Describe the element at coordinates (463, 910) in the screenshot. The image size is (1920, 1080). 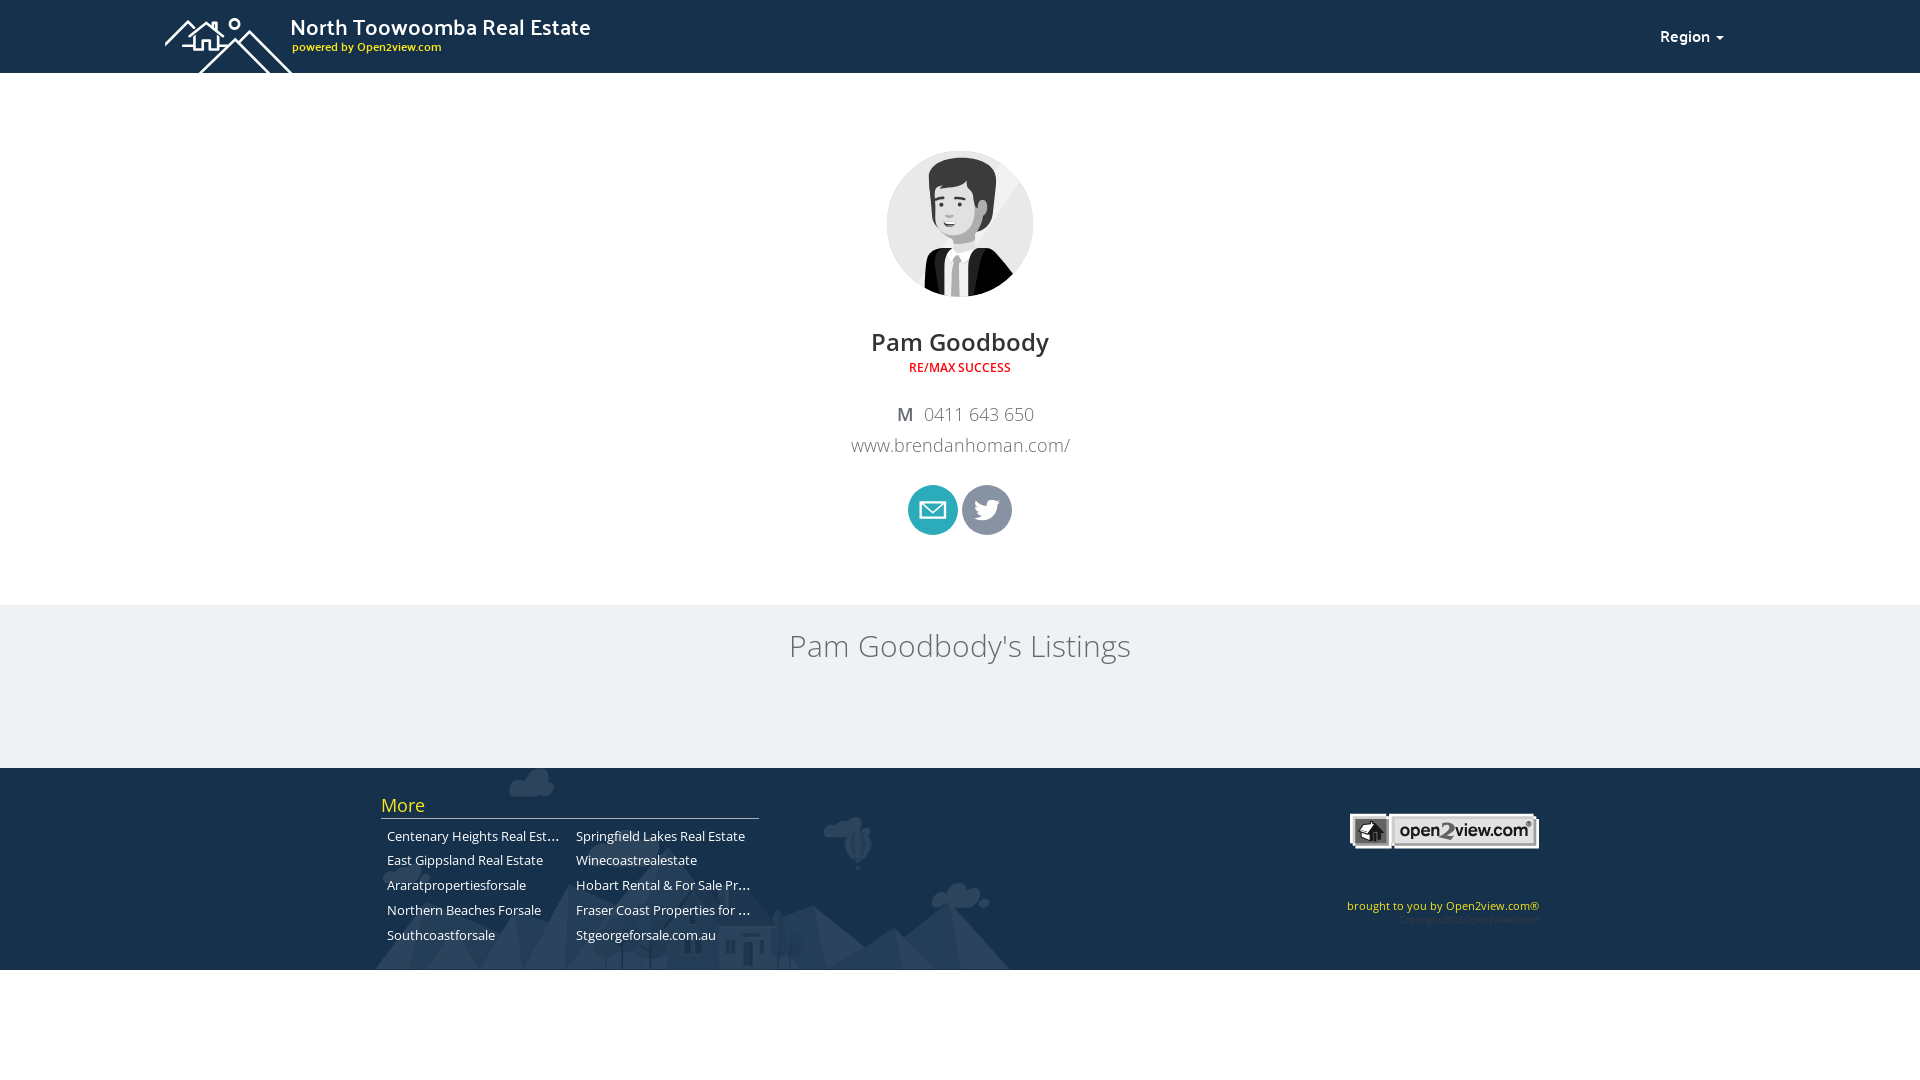
I see `'Northern Beaches Forsale'` at that location.